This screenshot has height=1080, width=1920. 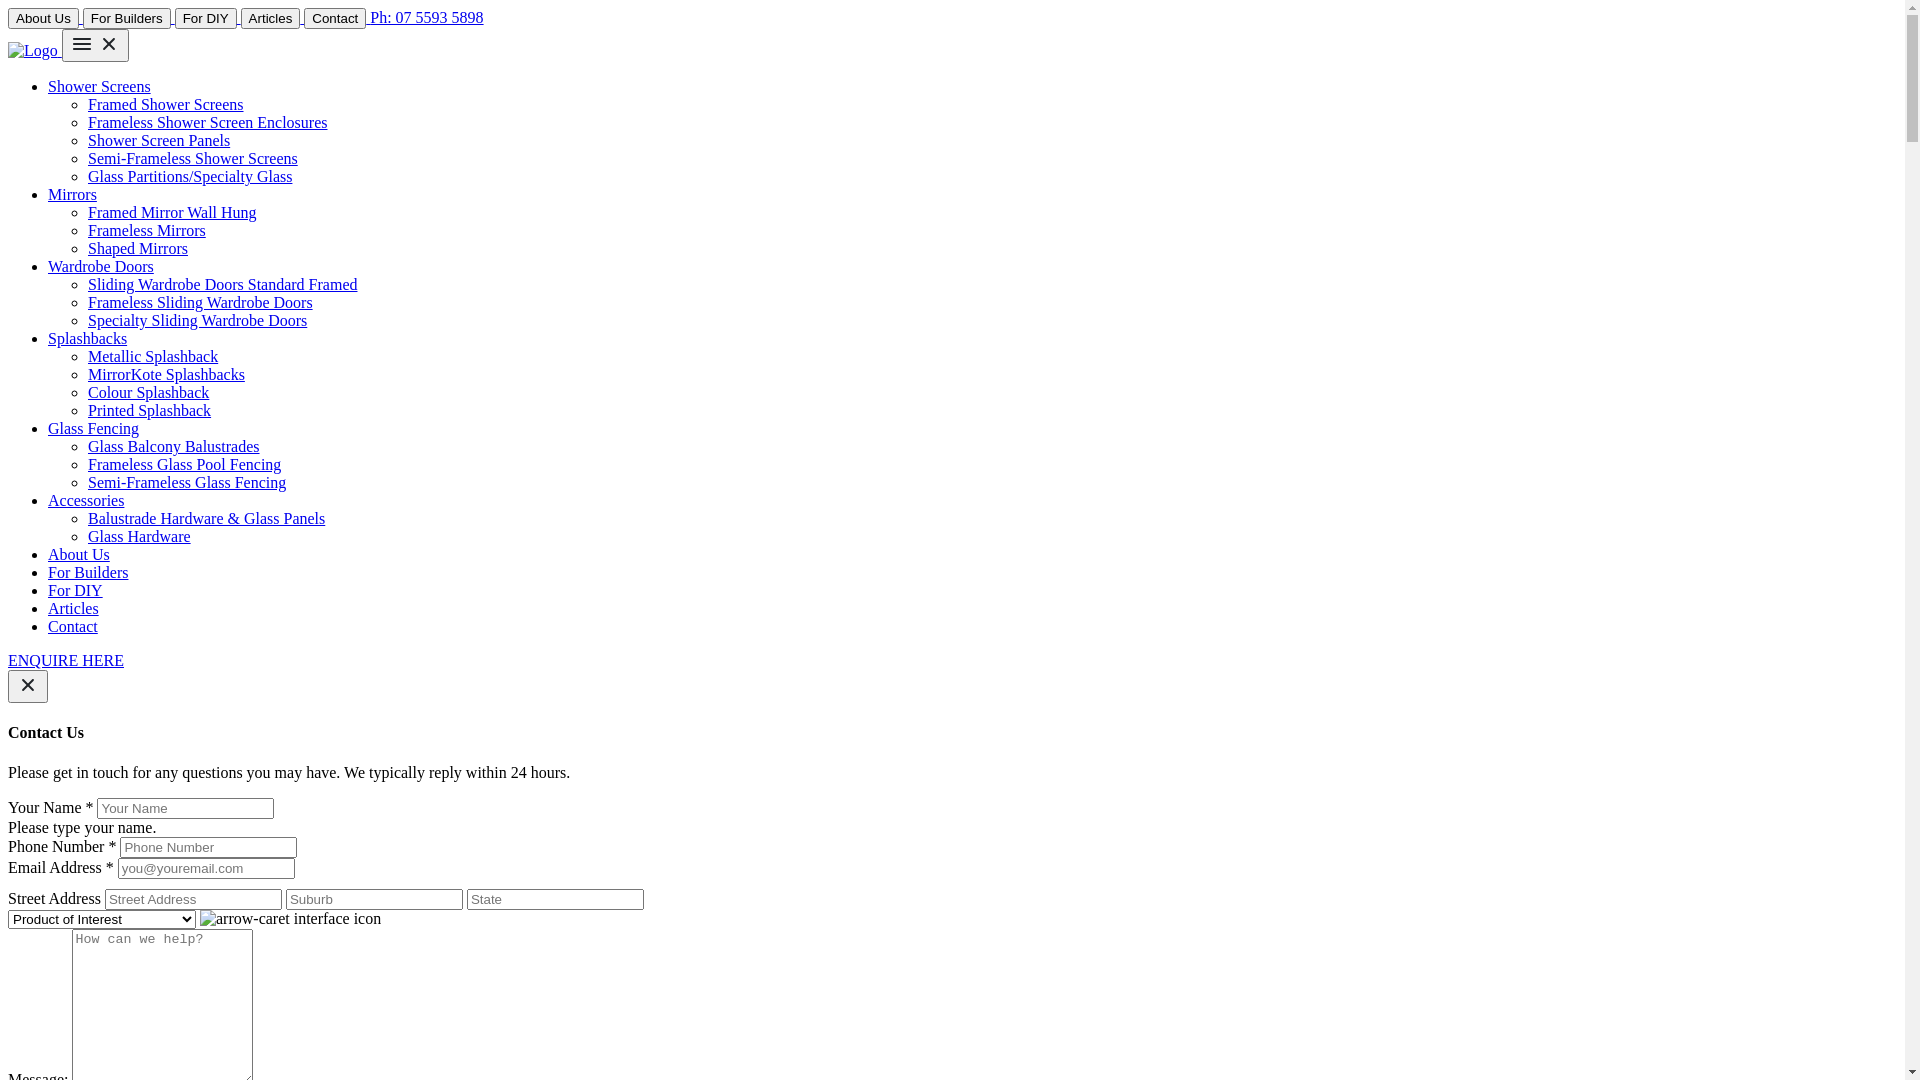 I want to click on 'Colour Splashback', so click(x=147, y=392).